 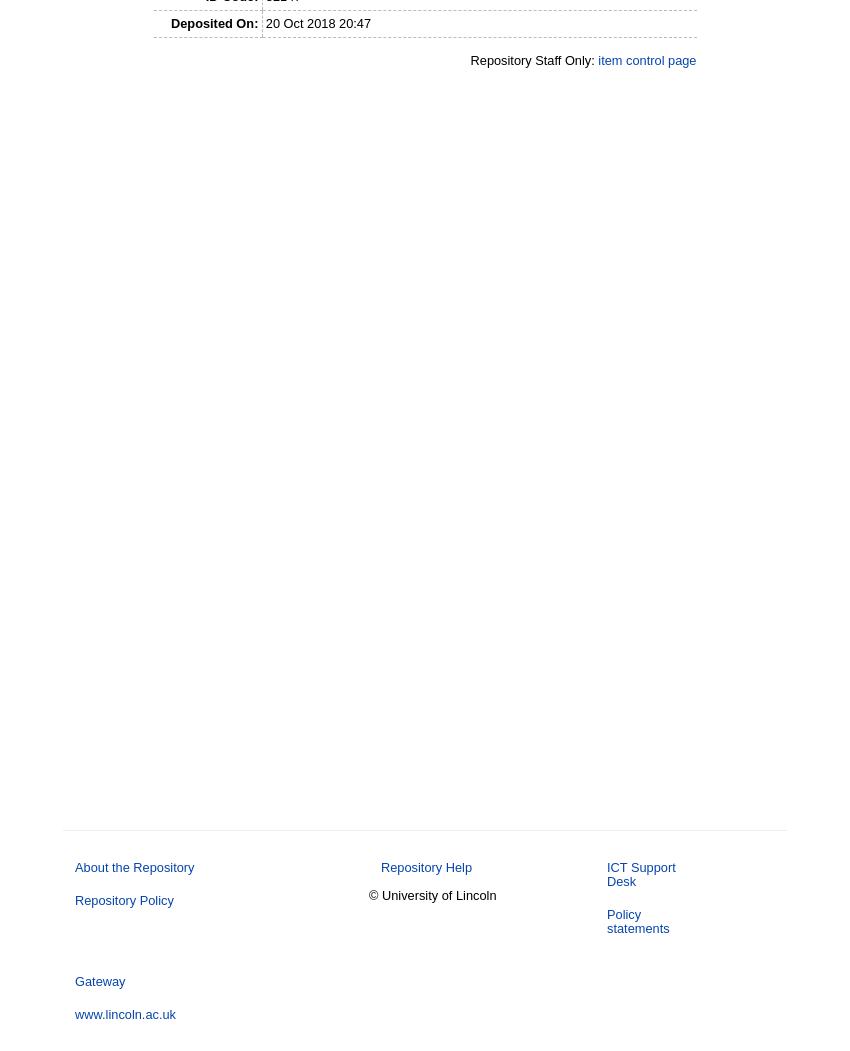 I want to click on '© University of Lincoln', so click(x=431, y=895).